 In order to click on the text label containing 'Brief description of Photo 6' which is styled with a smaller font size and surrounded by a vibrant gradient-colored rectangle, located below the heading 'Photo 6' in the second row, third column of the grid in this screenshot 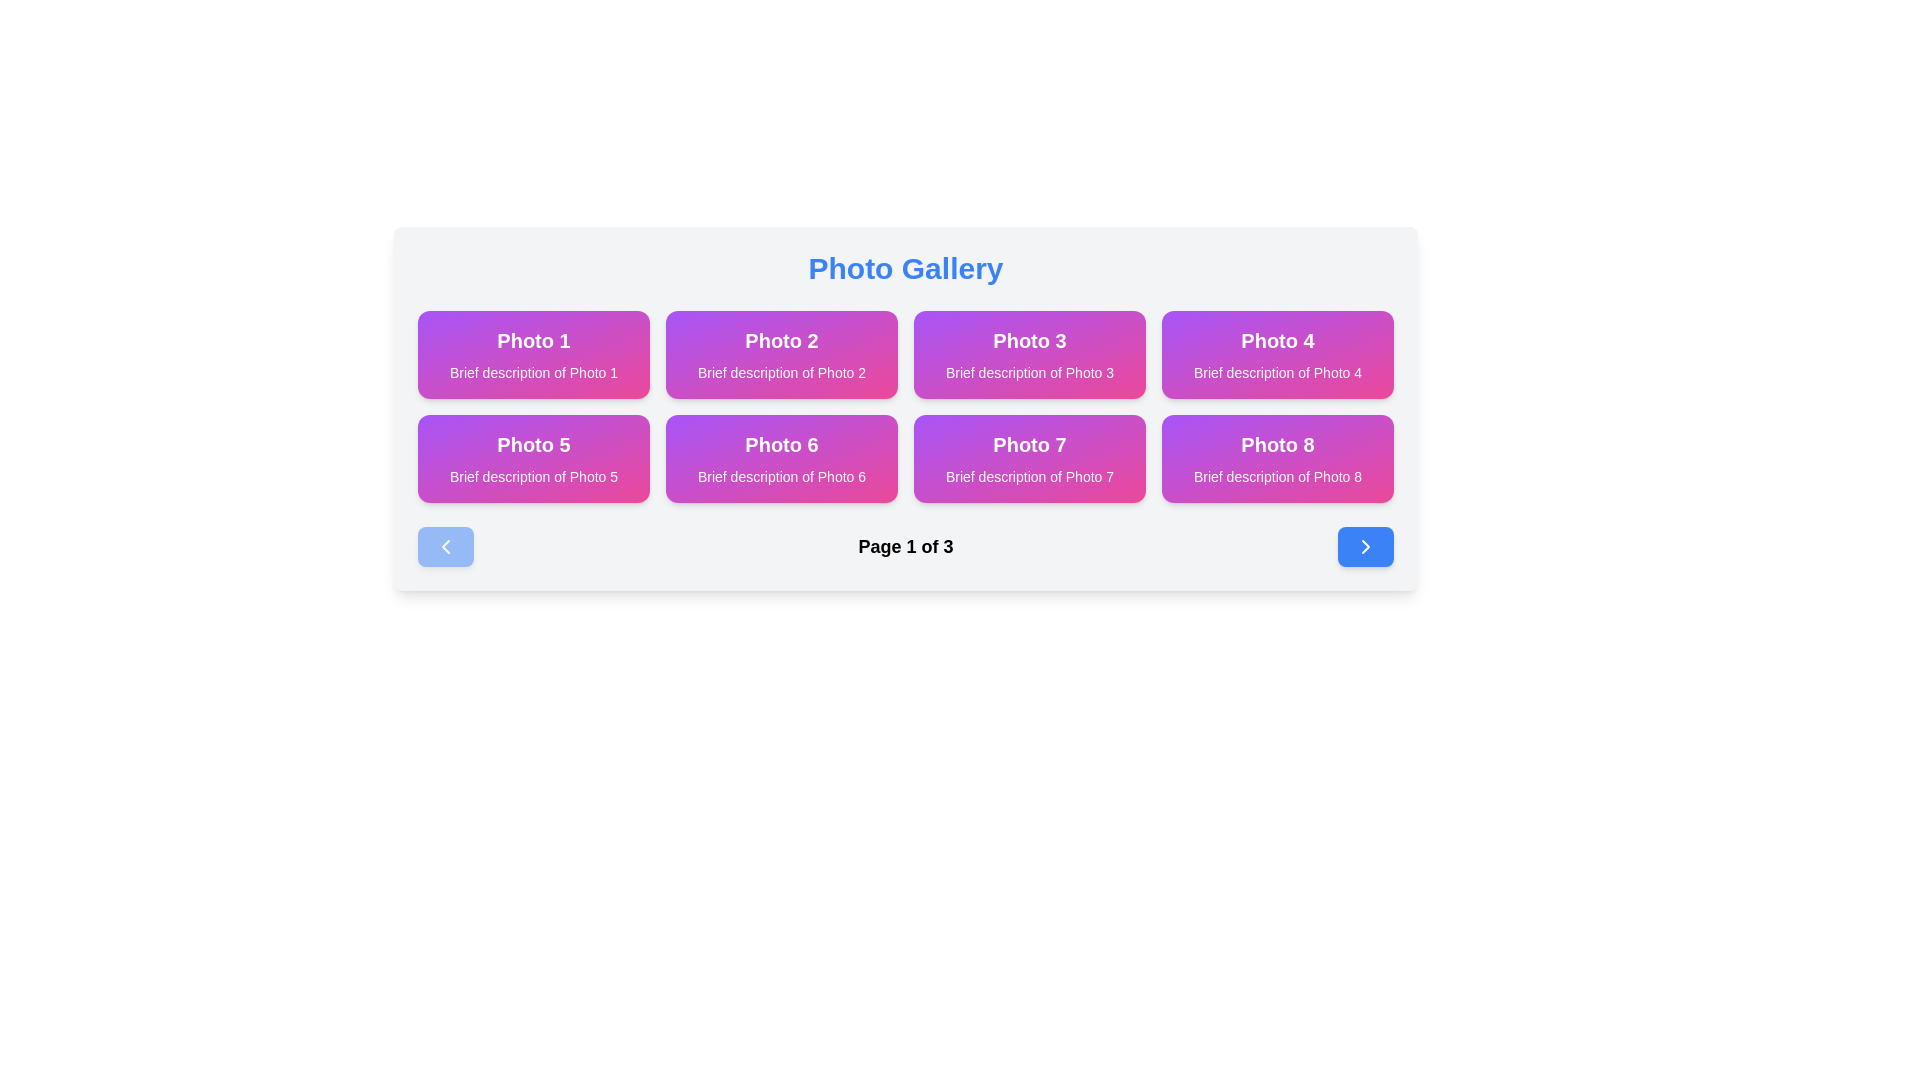, I will do `click(781, 477)`.